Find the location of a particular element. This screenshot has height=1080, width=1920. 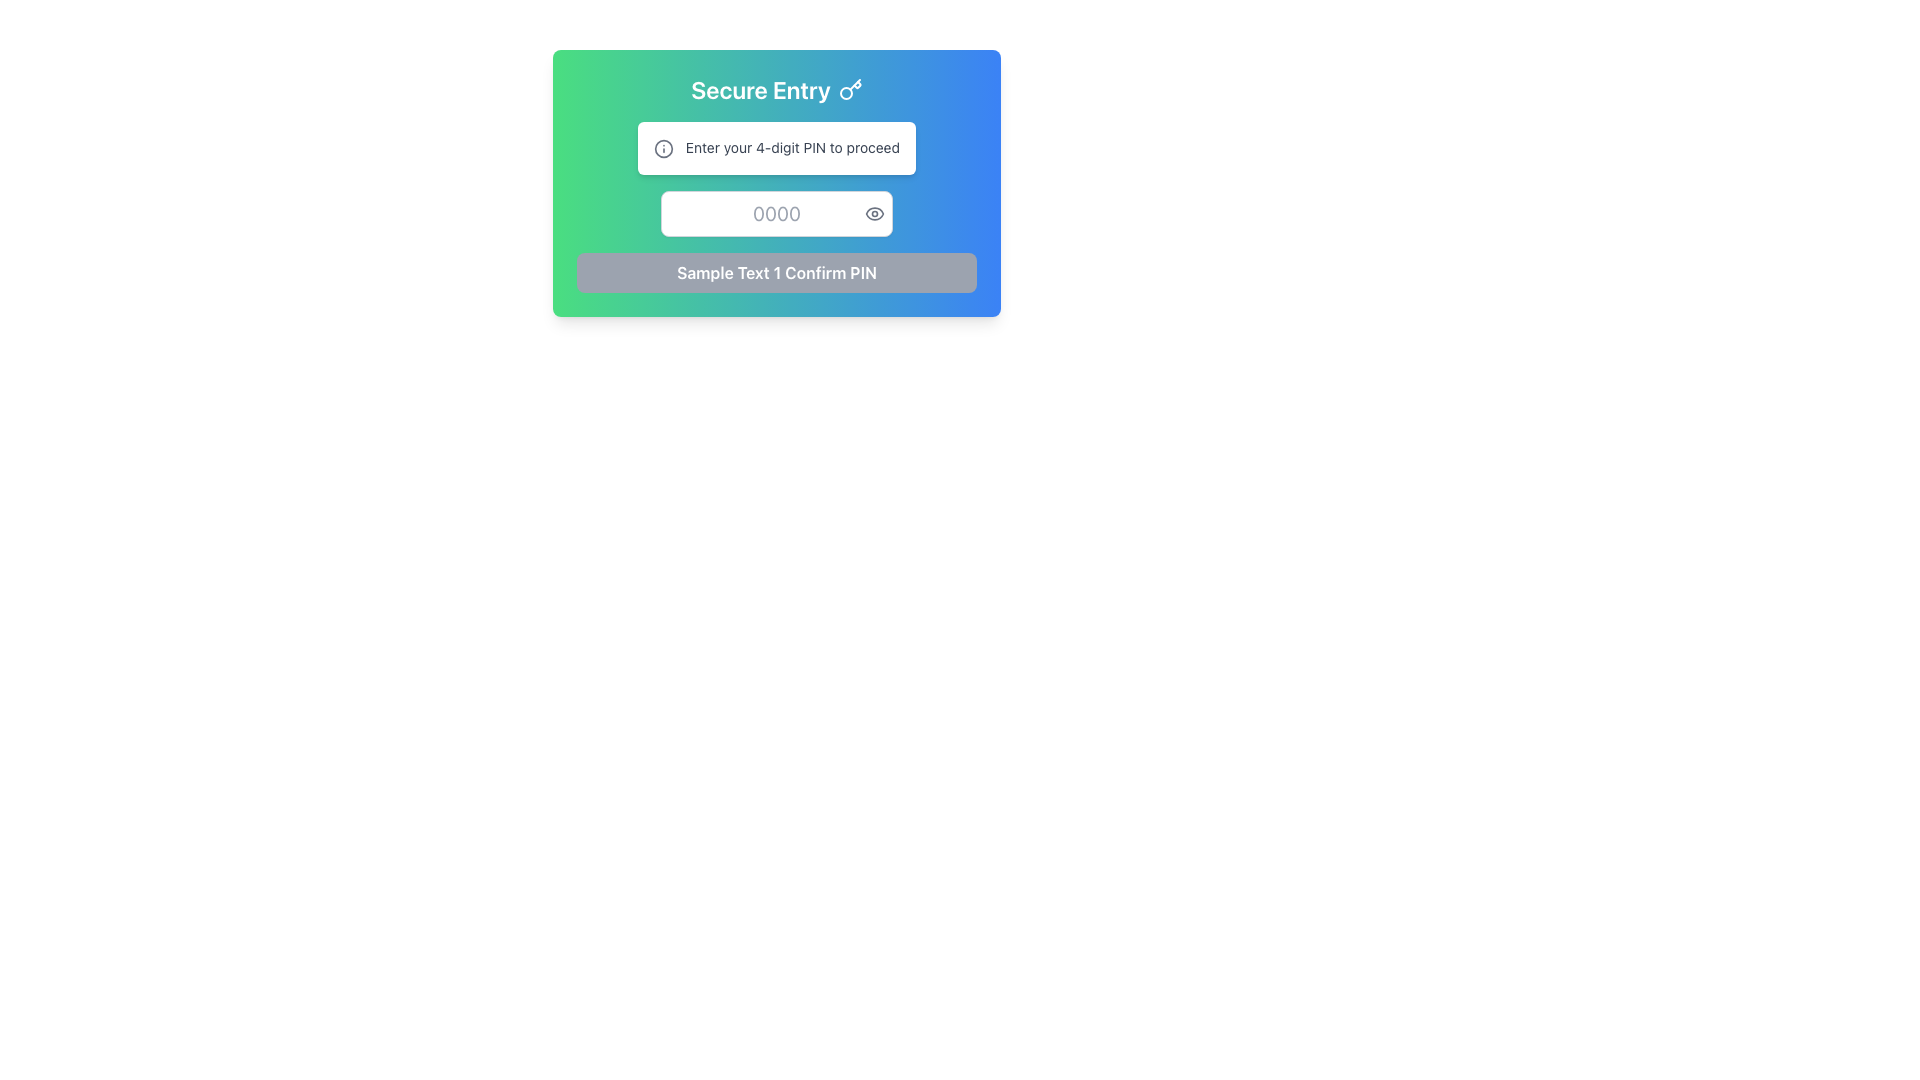

the header text element that indicates the purpose or theme of the content on the card, which is centrally placed at the top of the card with a gradient background is located at coordinates (776, 88).